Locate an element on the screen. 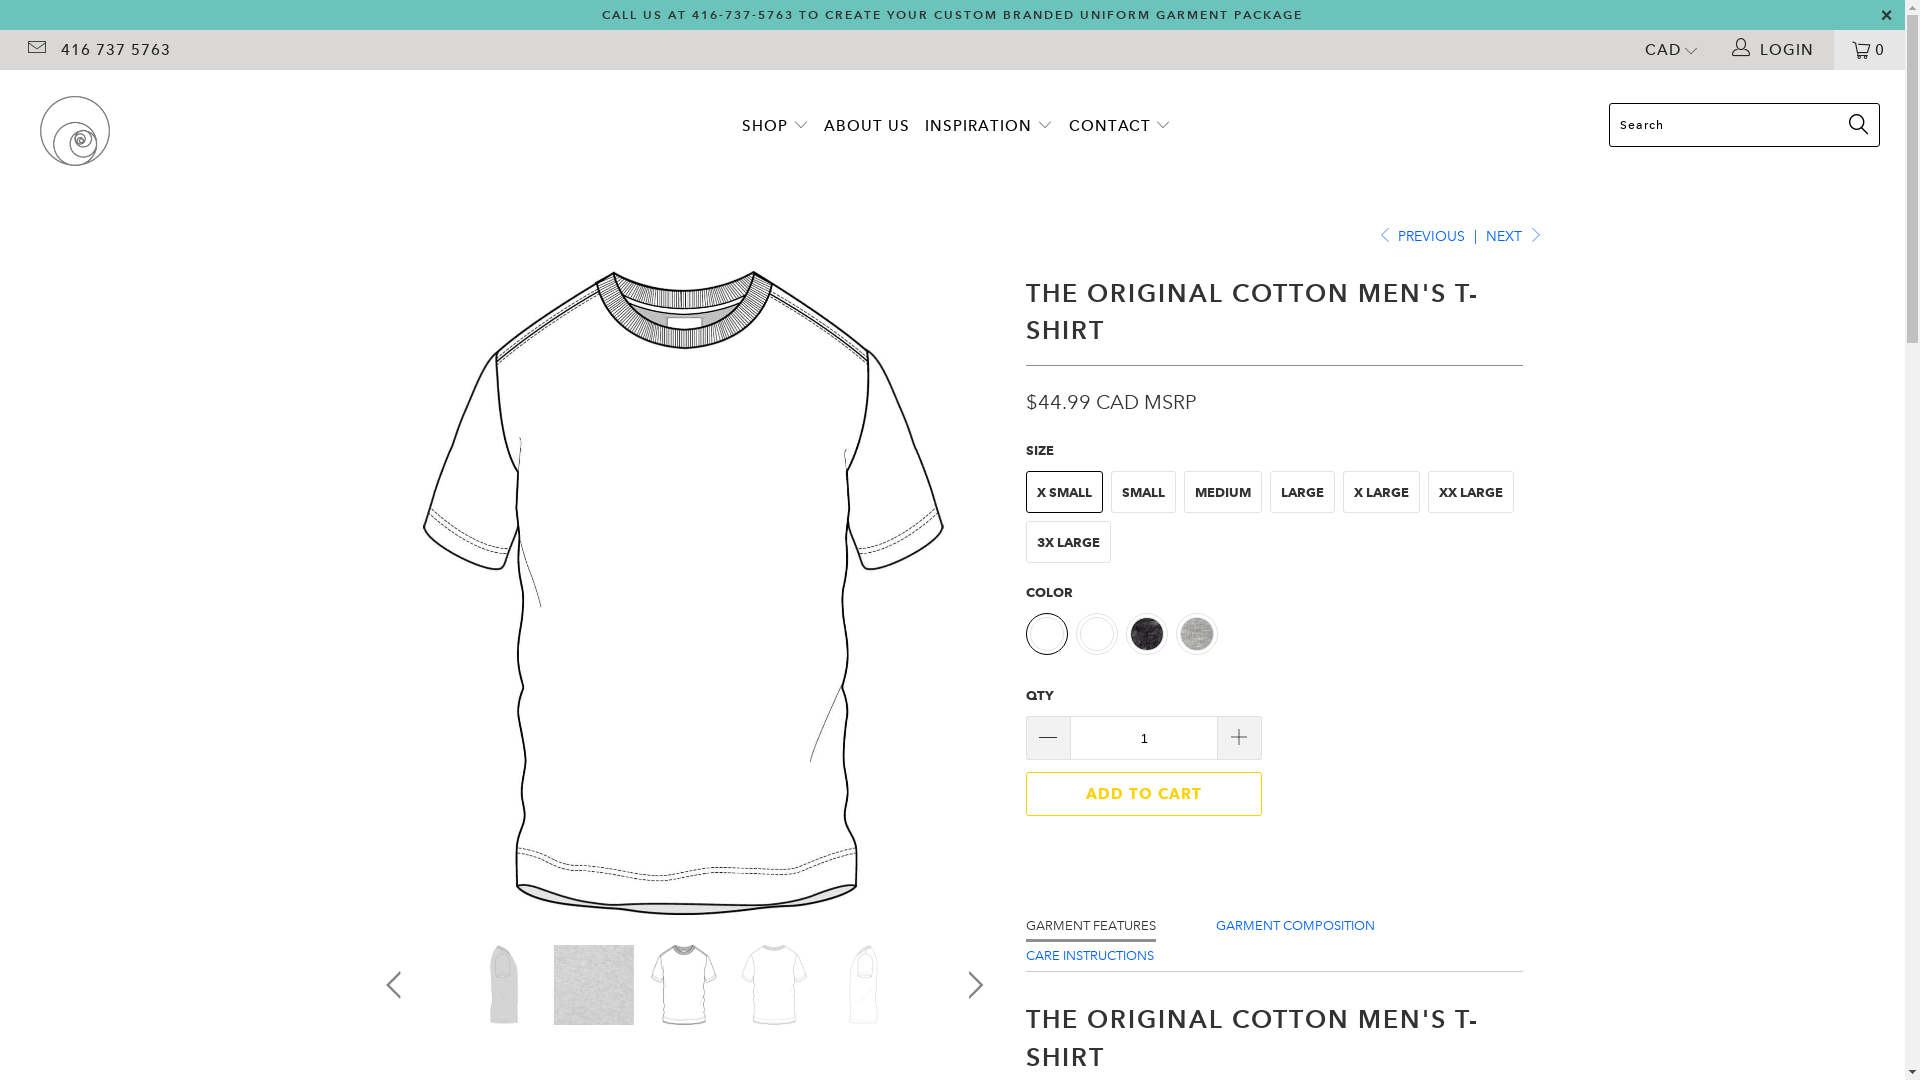 The height and width of the screenshot is (1080, 1920). 'PREVIOUS' is located at coordinates (1419, 234).